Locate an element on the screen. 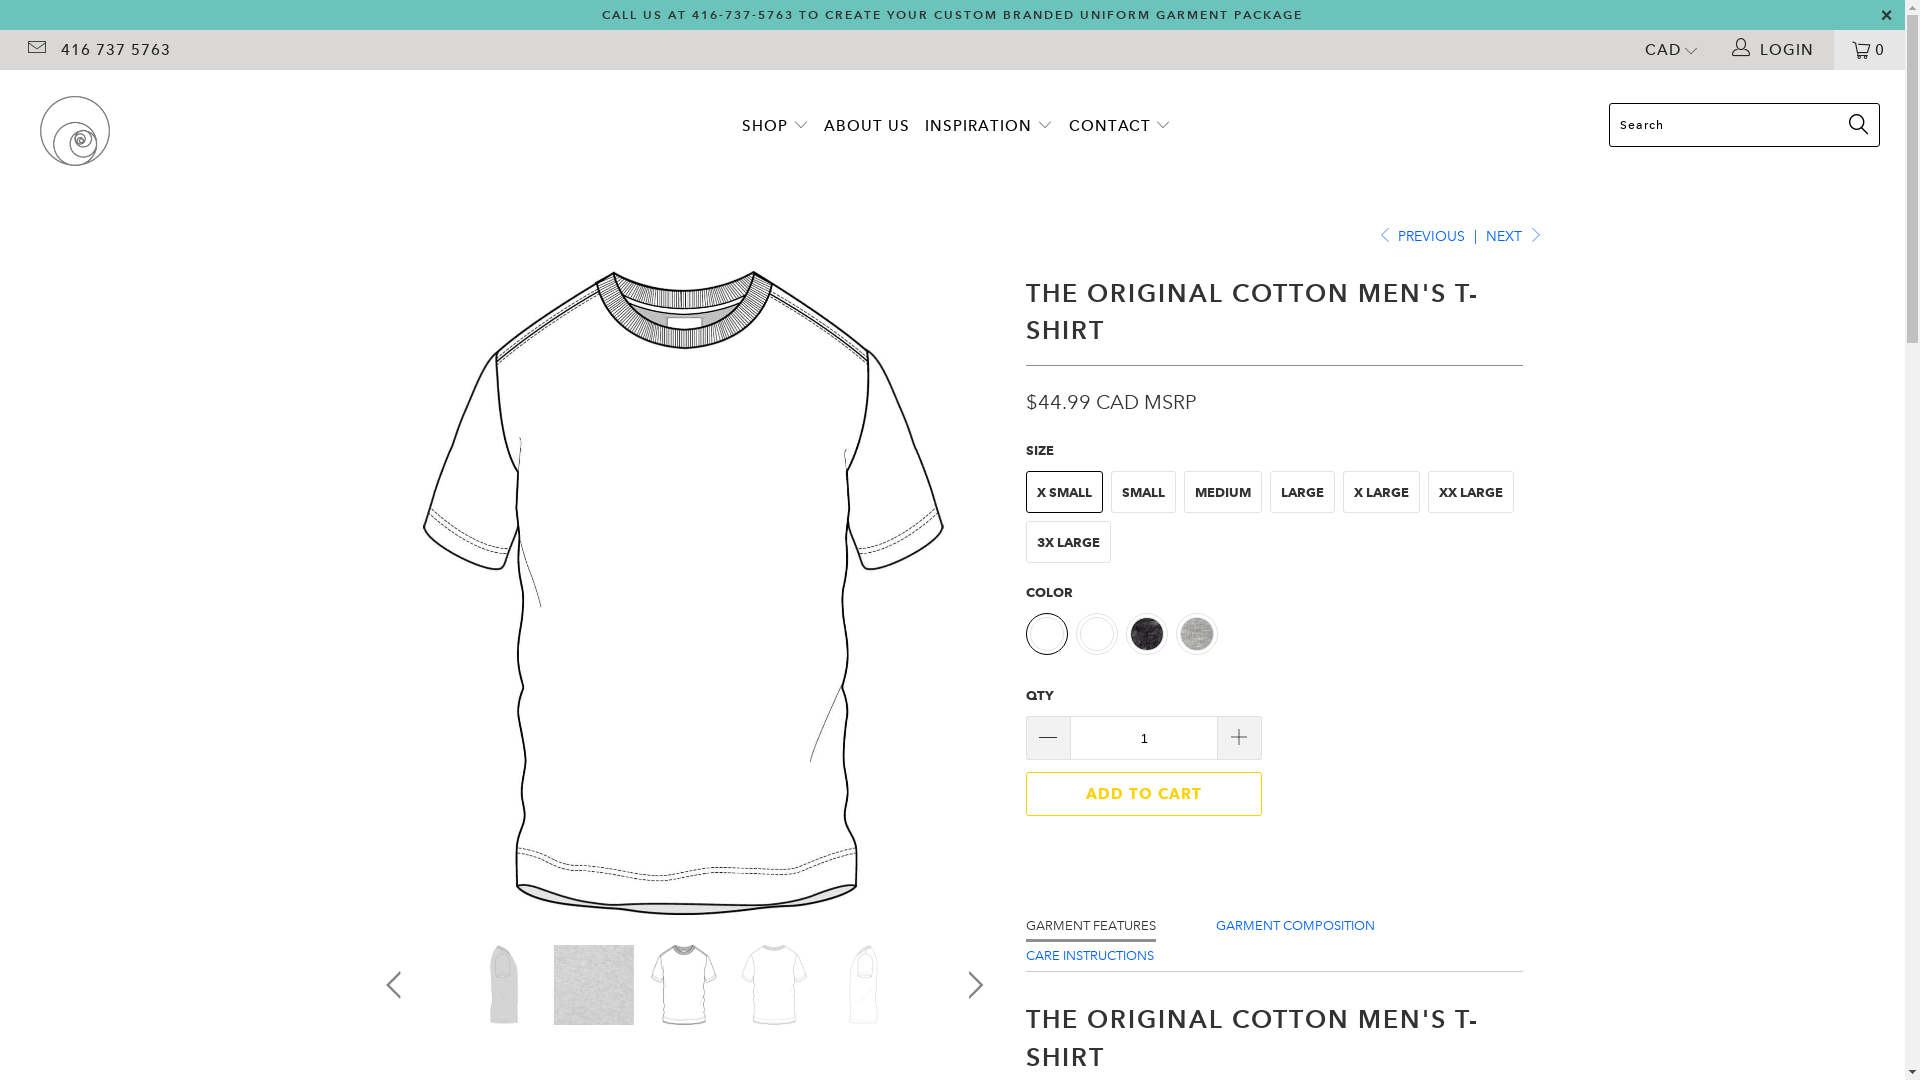 The height and width of the screenshot is (1080, 1920). 'PREVIOUS' is located at coordinates (1419, 234).